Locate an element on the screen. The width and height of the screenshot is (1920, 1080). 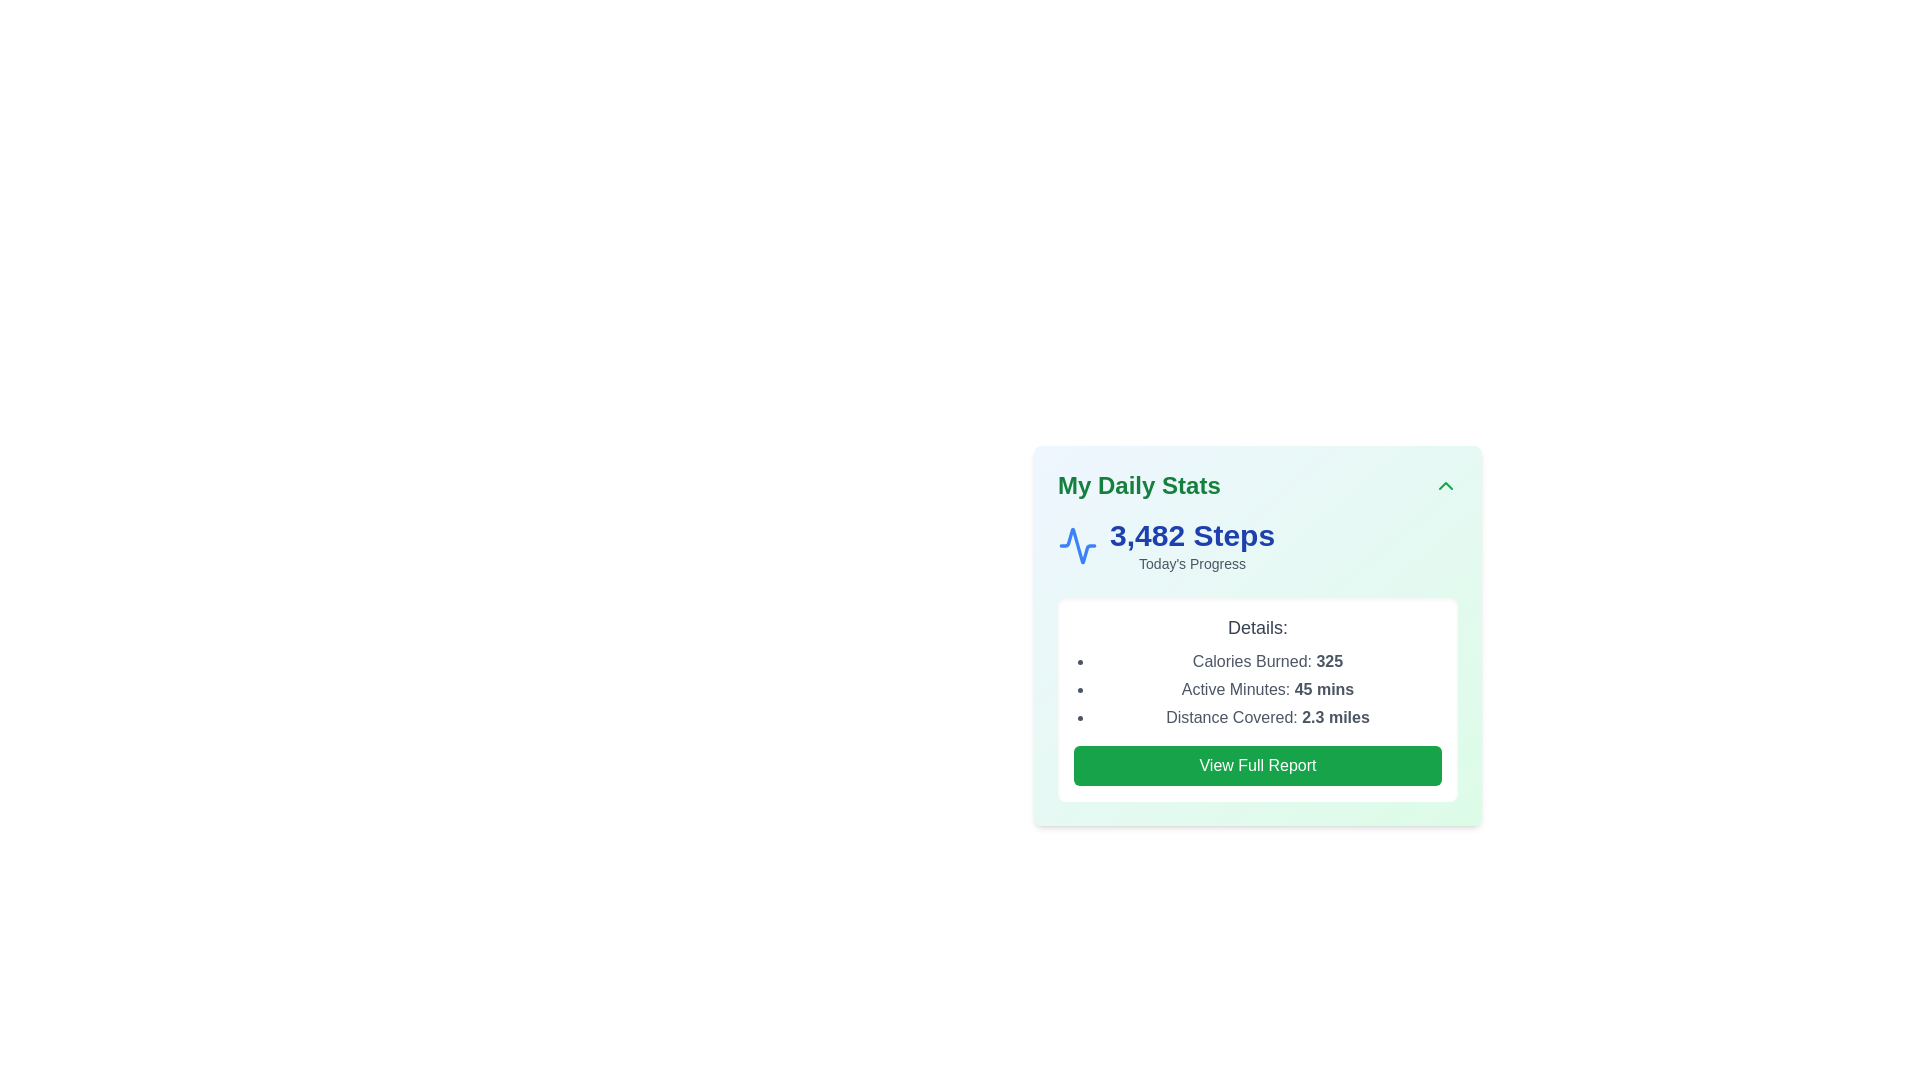
the Static Info Panel displaying '3,482 Steps' and 'Today's Progress', located centrally within the 'My Daily Stats' card, featuring a blue heartbeat icon and a gradient background is located at coordinates (1256, 546).